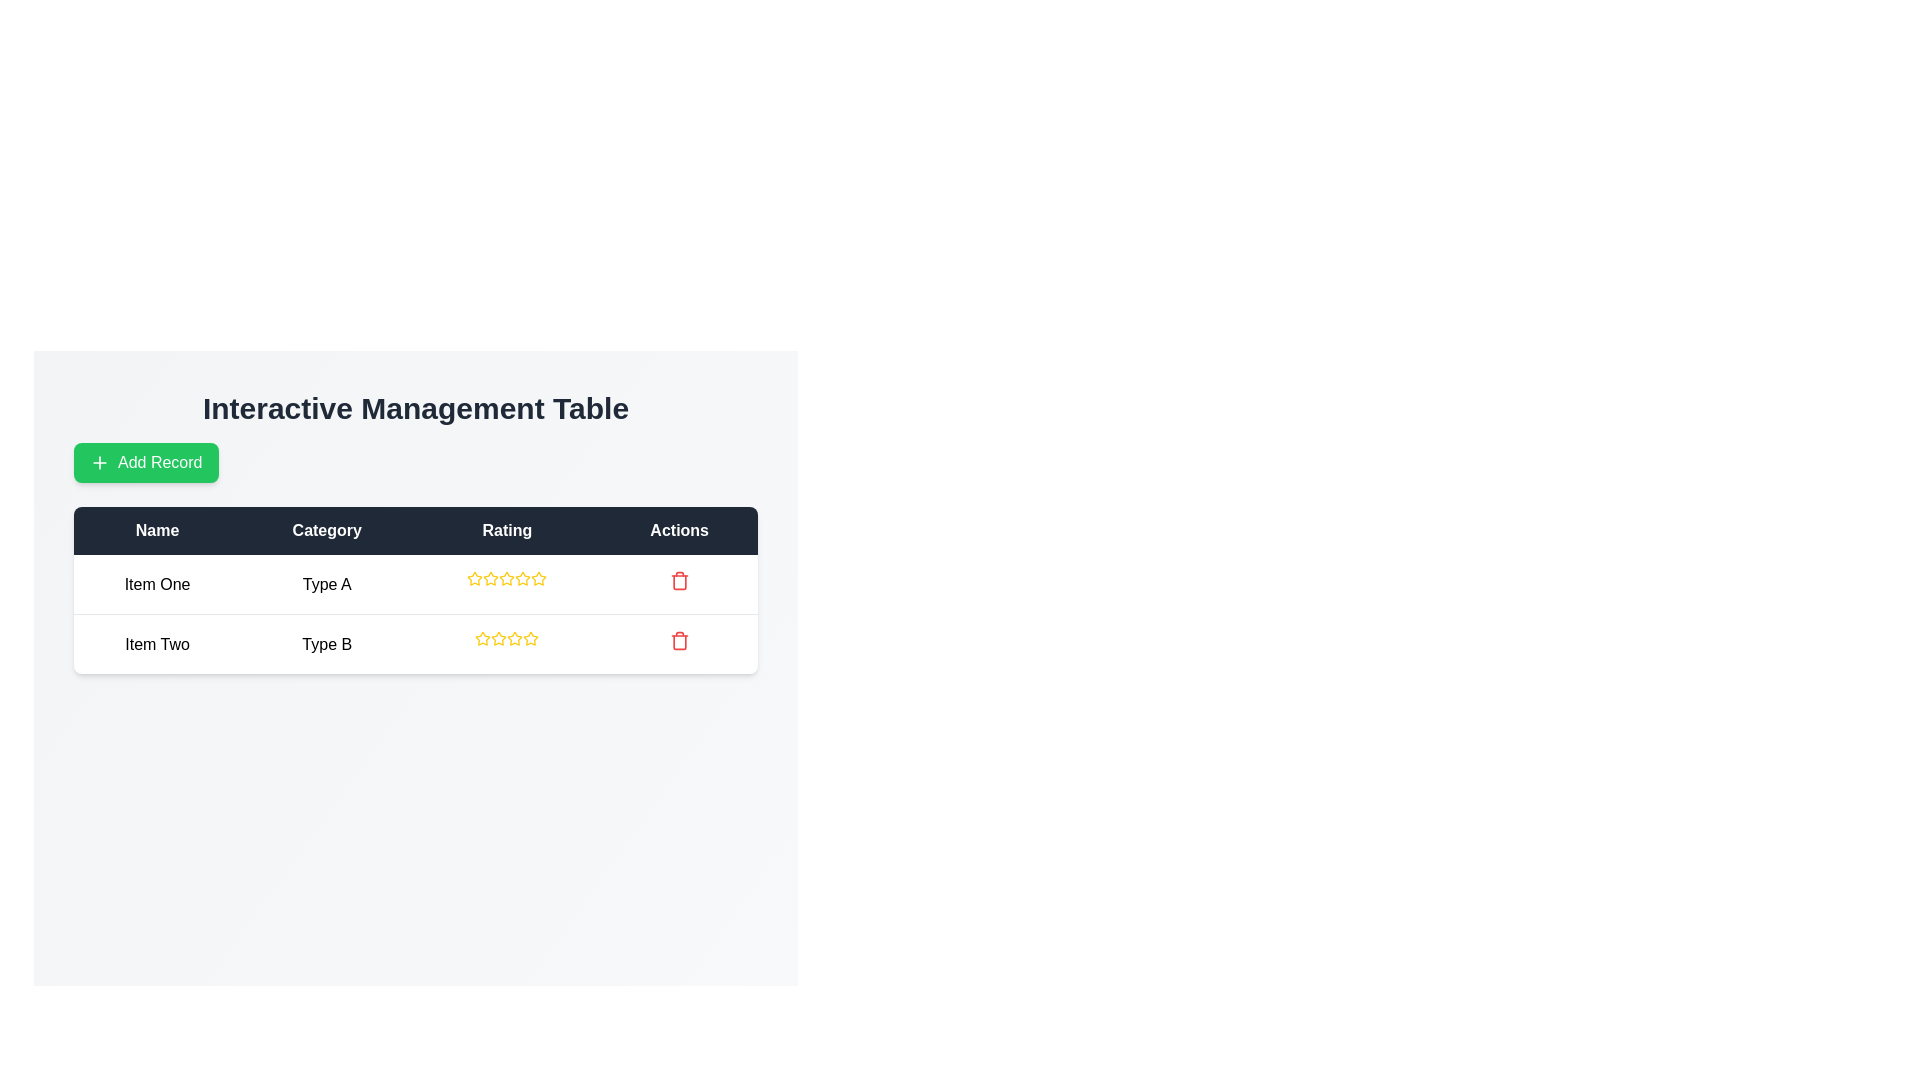 The width and height of the screenshot is (1920, 1080). What do you see at coordinates (499, 638) in the screenshot?
I see `the second star in the rating system for 'Item Two', which represents its rating level` at bounding box center [499, 638].